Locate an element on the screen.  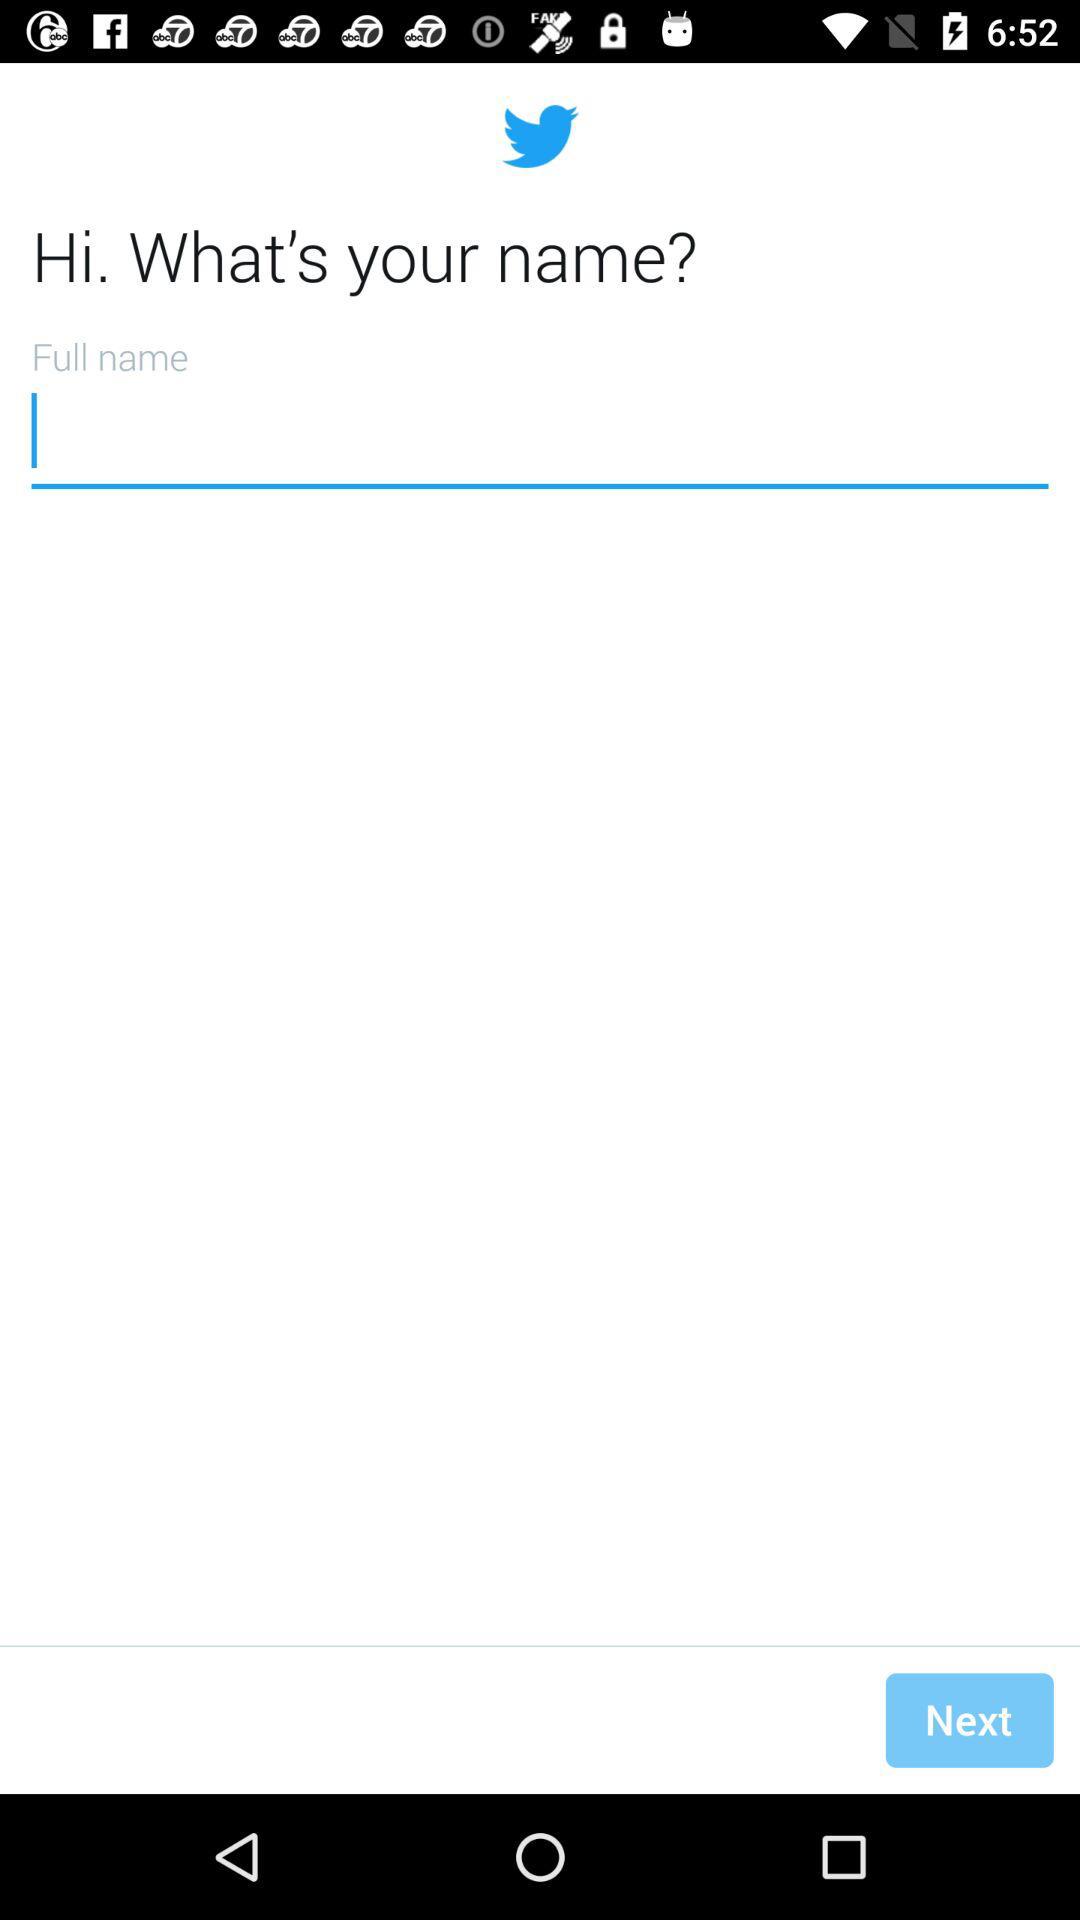
item below hi what s is located at coordinates (540, 404).